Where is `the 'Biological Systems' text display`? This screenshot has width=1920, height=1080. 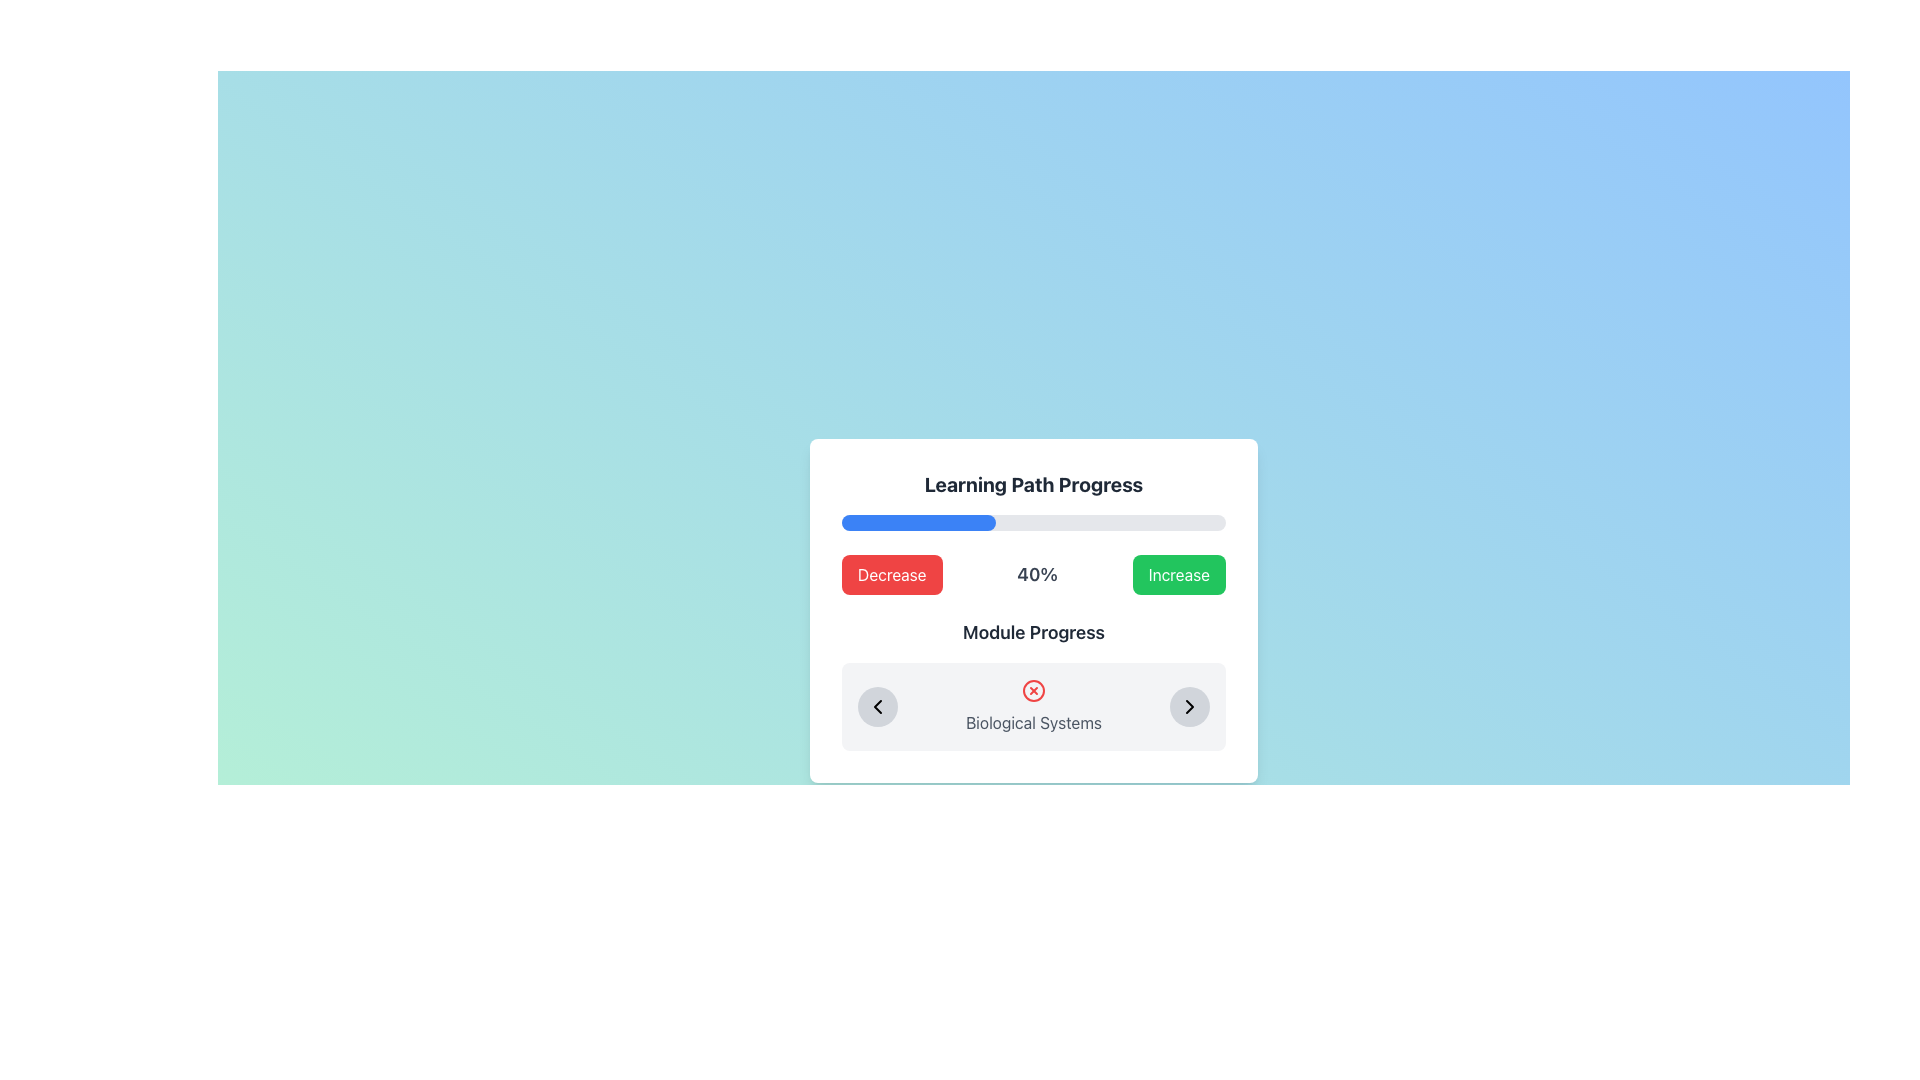 the 'Biological Systems' text display is located at coordinates (1033, 705).